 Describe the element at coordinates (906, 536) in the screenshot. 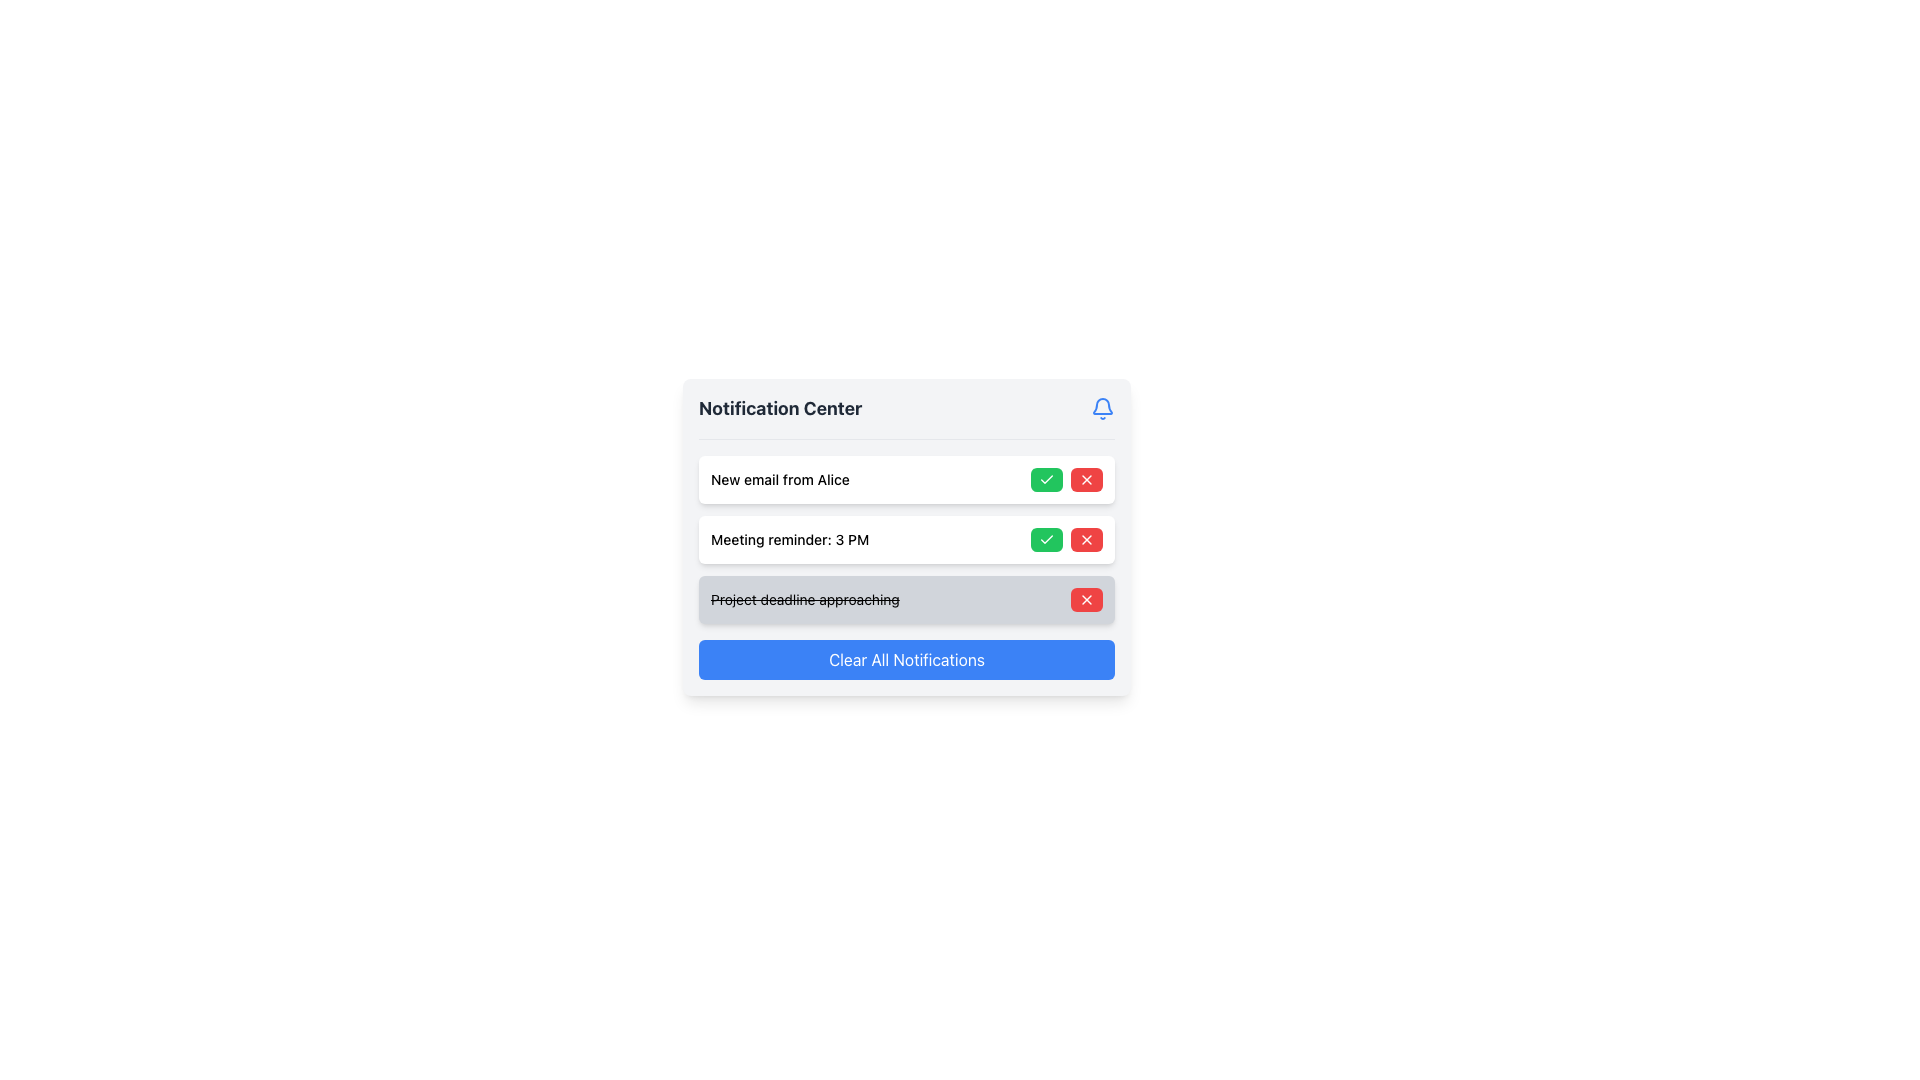

I see `the green checkmark button on the Notification Center to mark the notification as acknowledged` at that location.